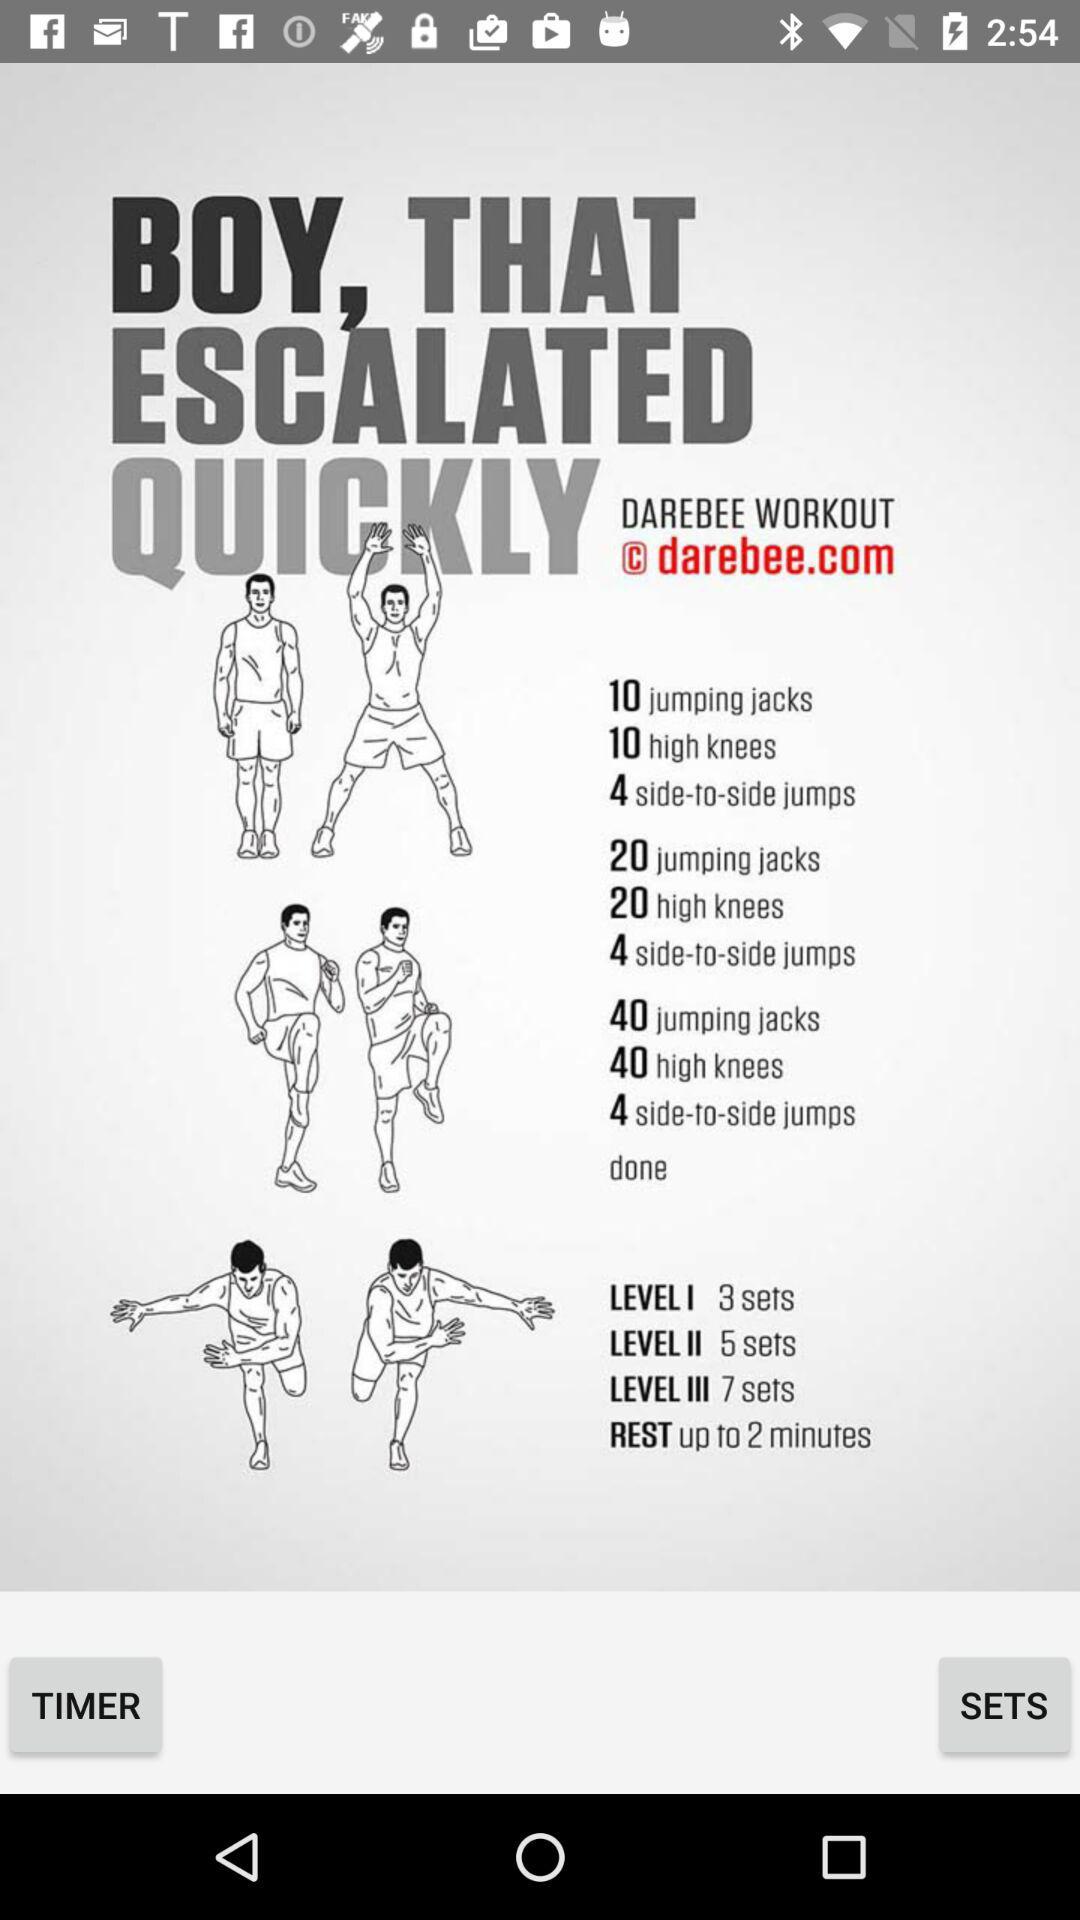 This screenshot has width=1080, height=1920. Describe the element at coordinates (85, 1703) in the screenshot. I see `item at the bottom left corner` at that location.